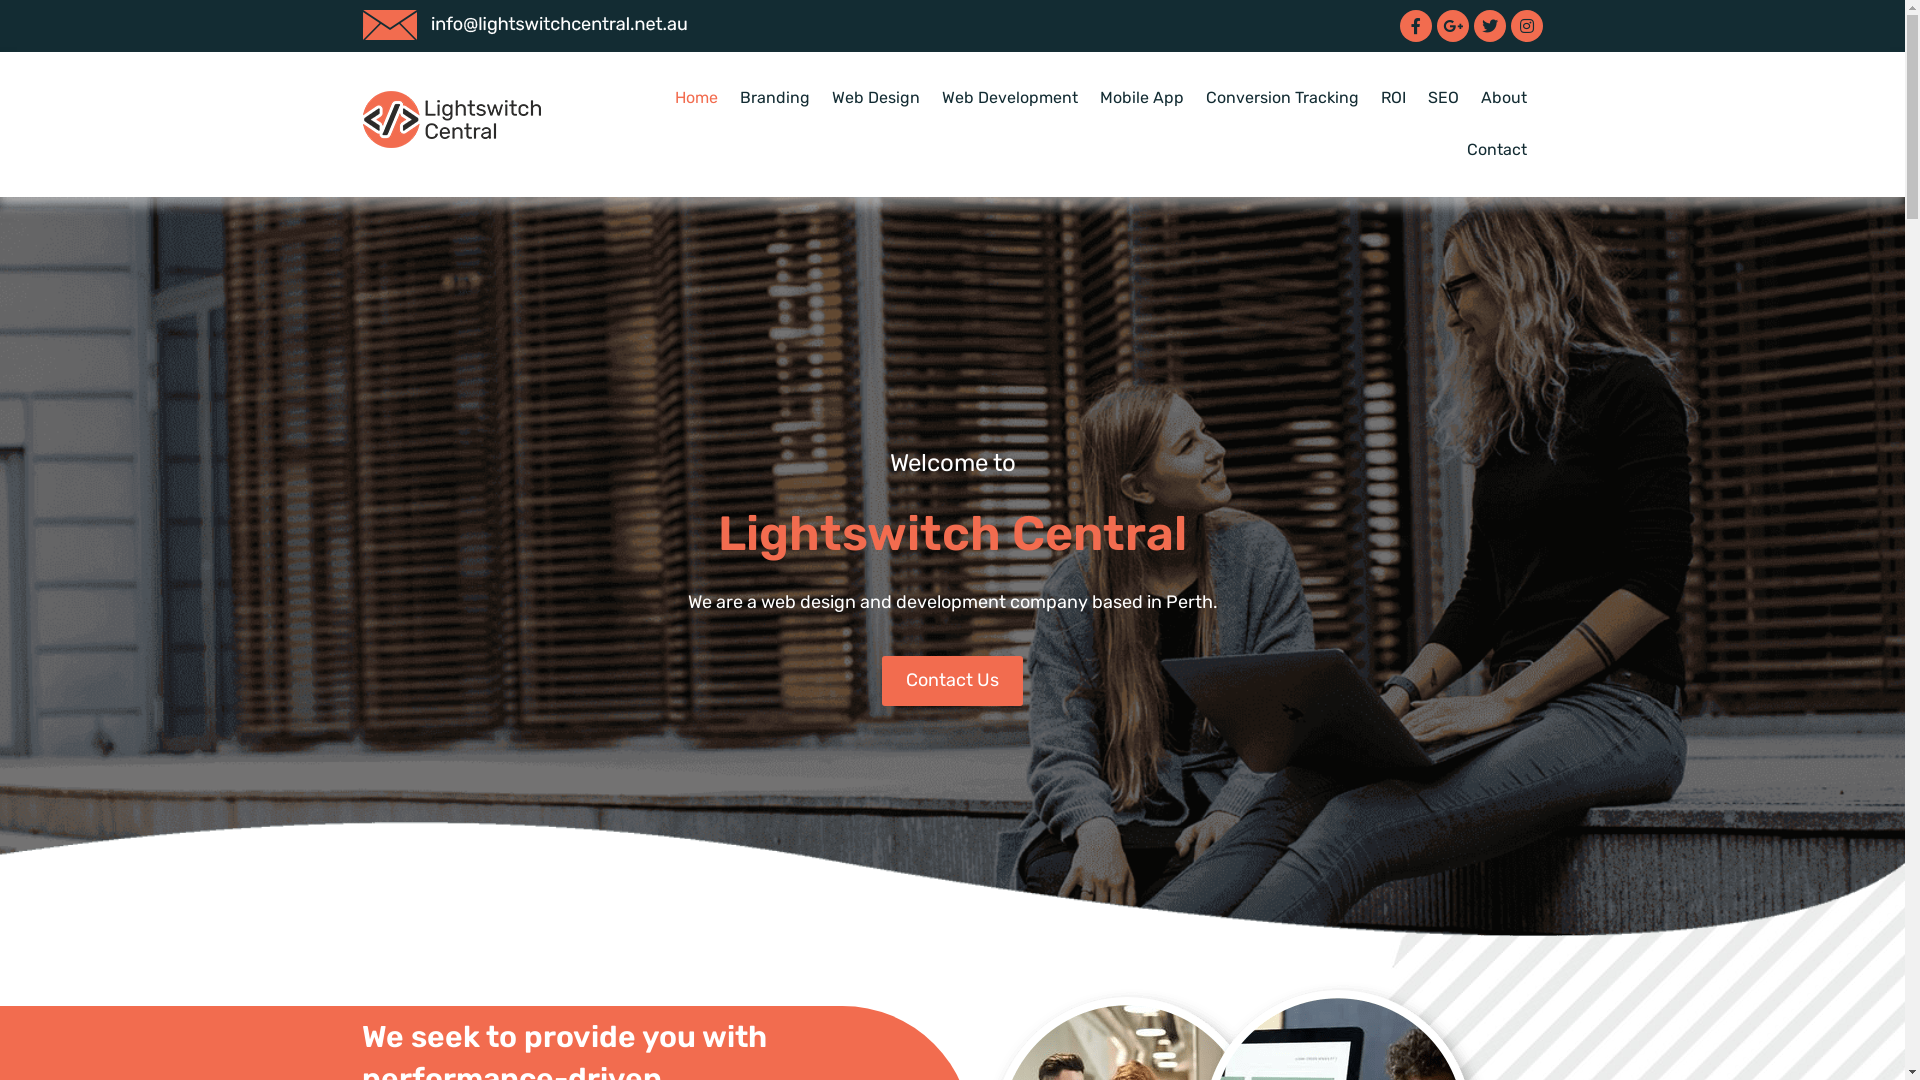  I want to click on 'Mobile App', so click(1142, 97).